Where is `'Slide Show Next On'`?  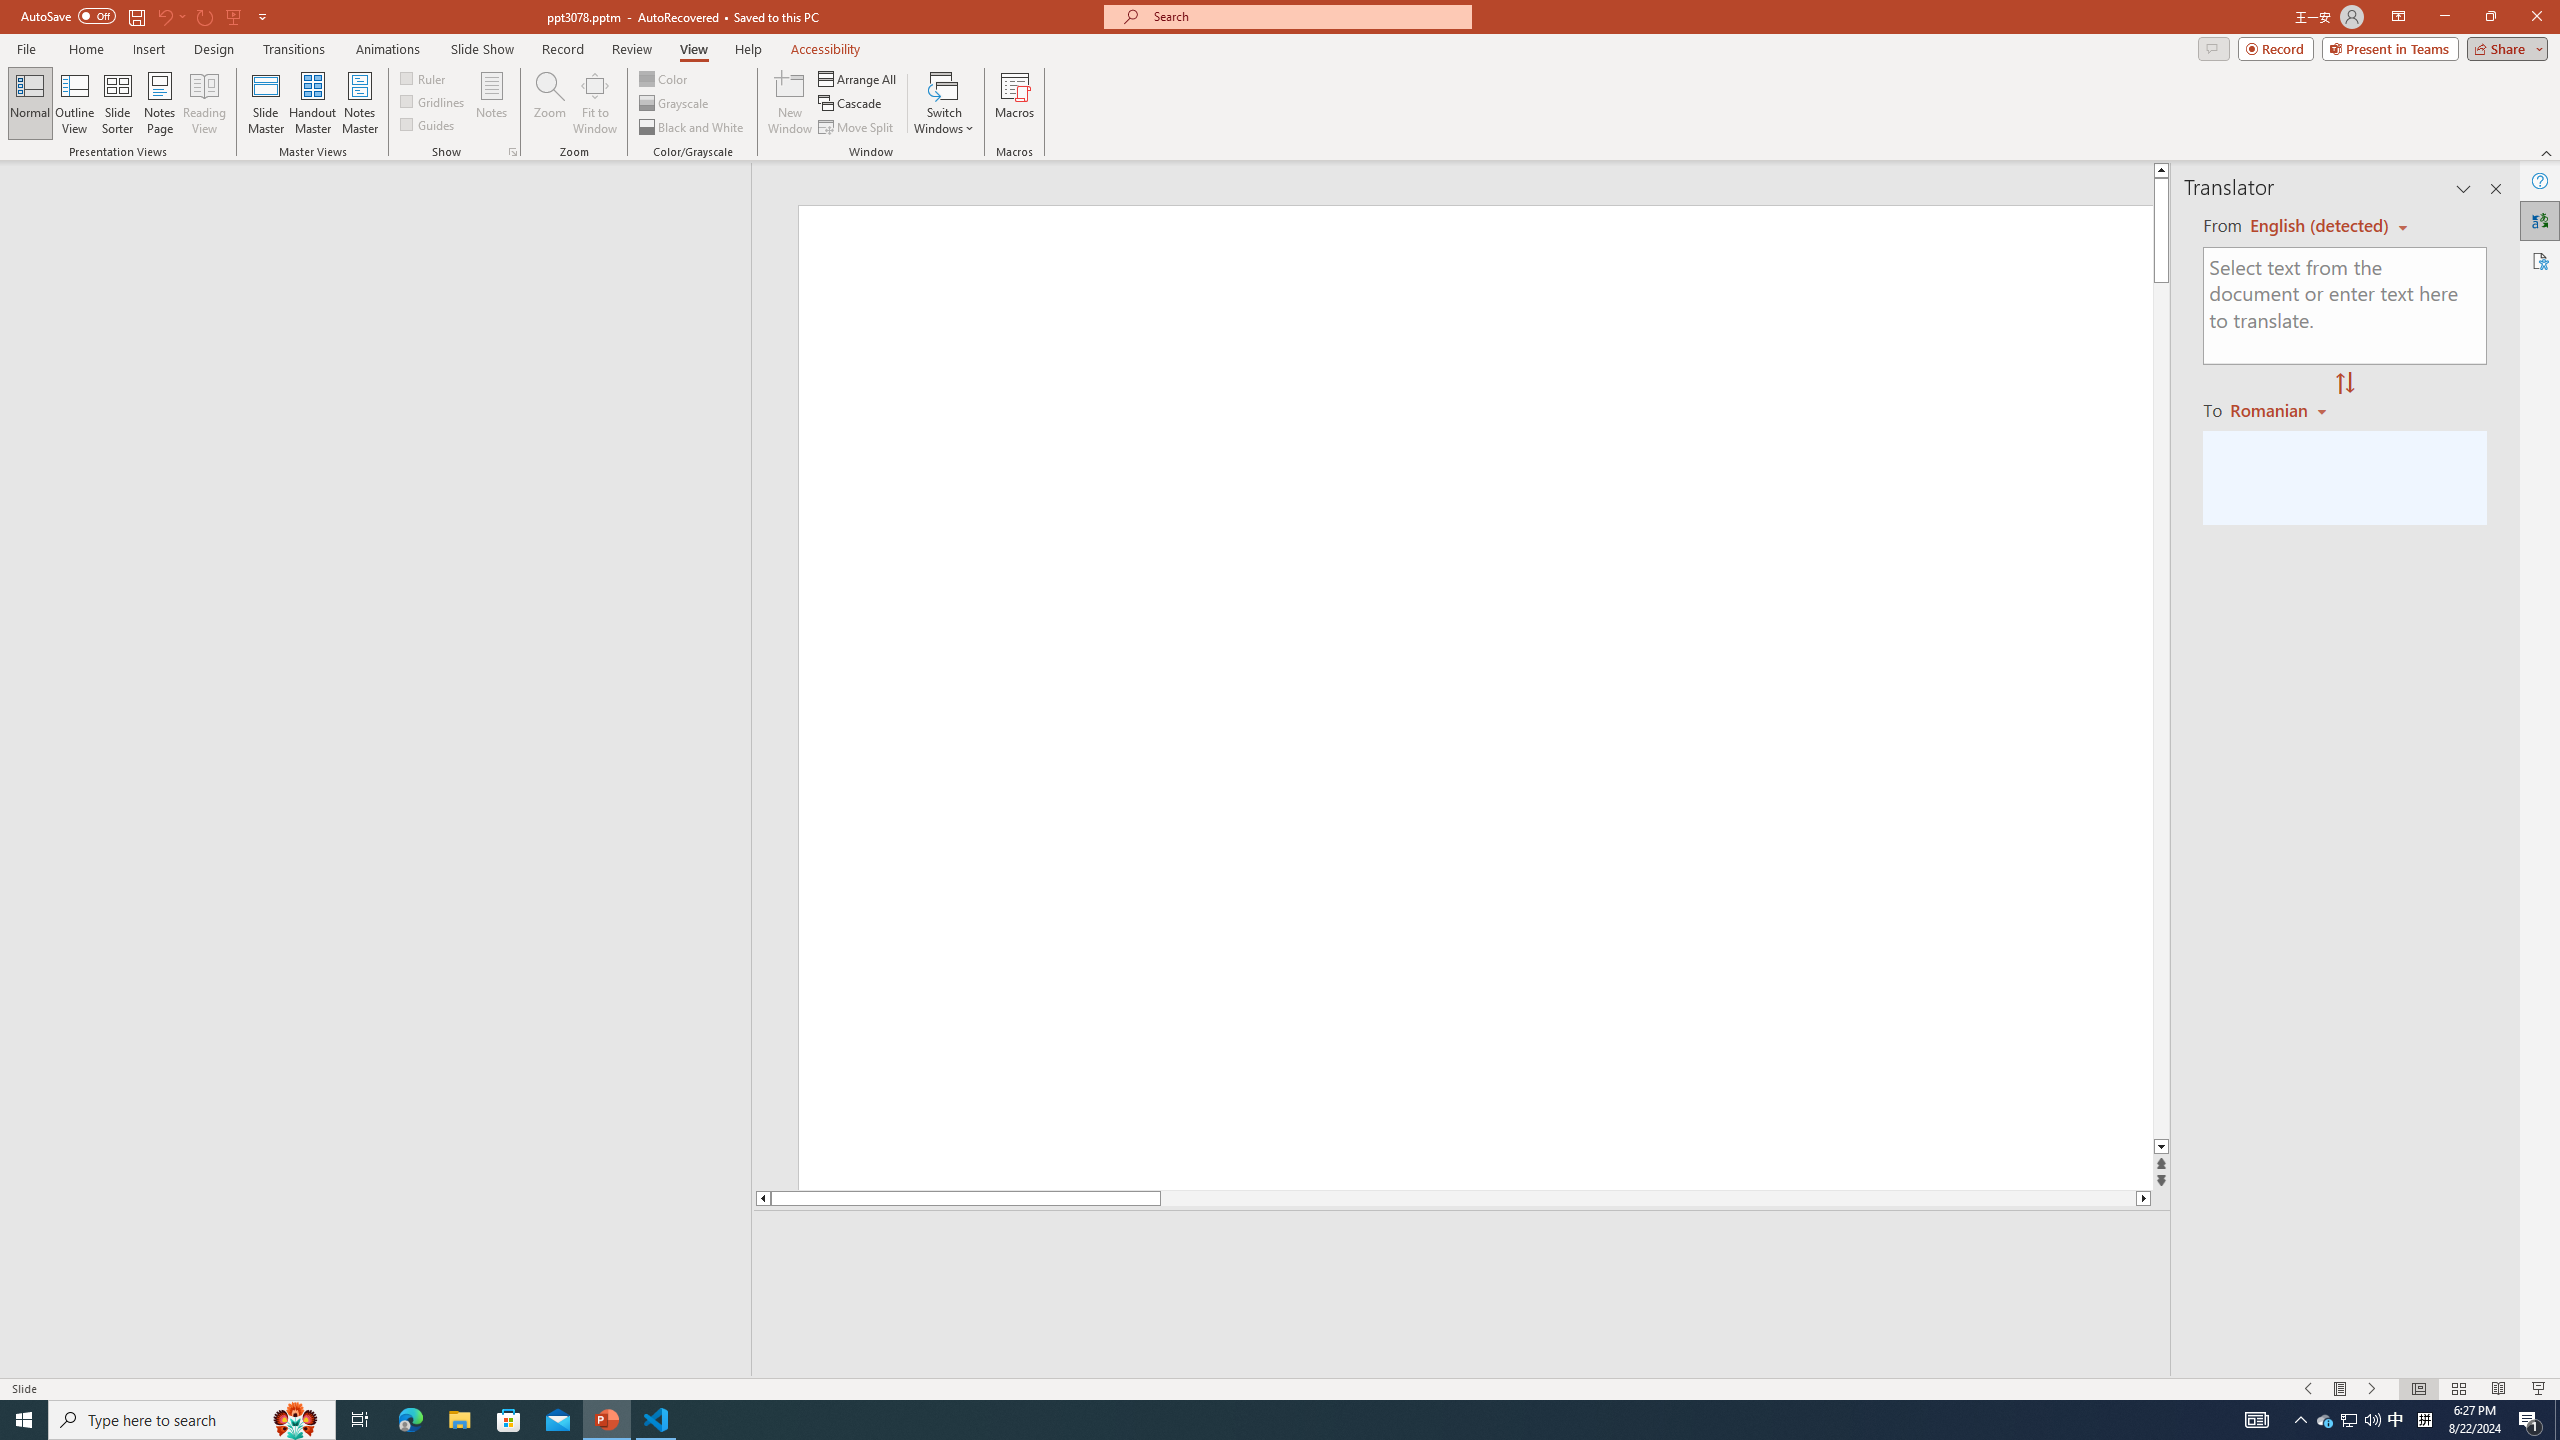
'Slide Show Next On' is located at coordinates (2372, 1389).